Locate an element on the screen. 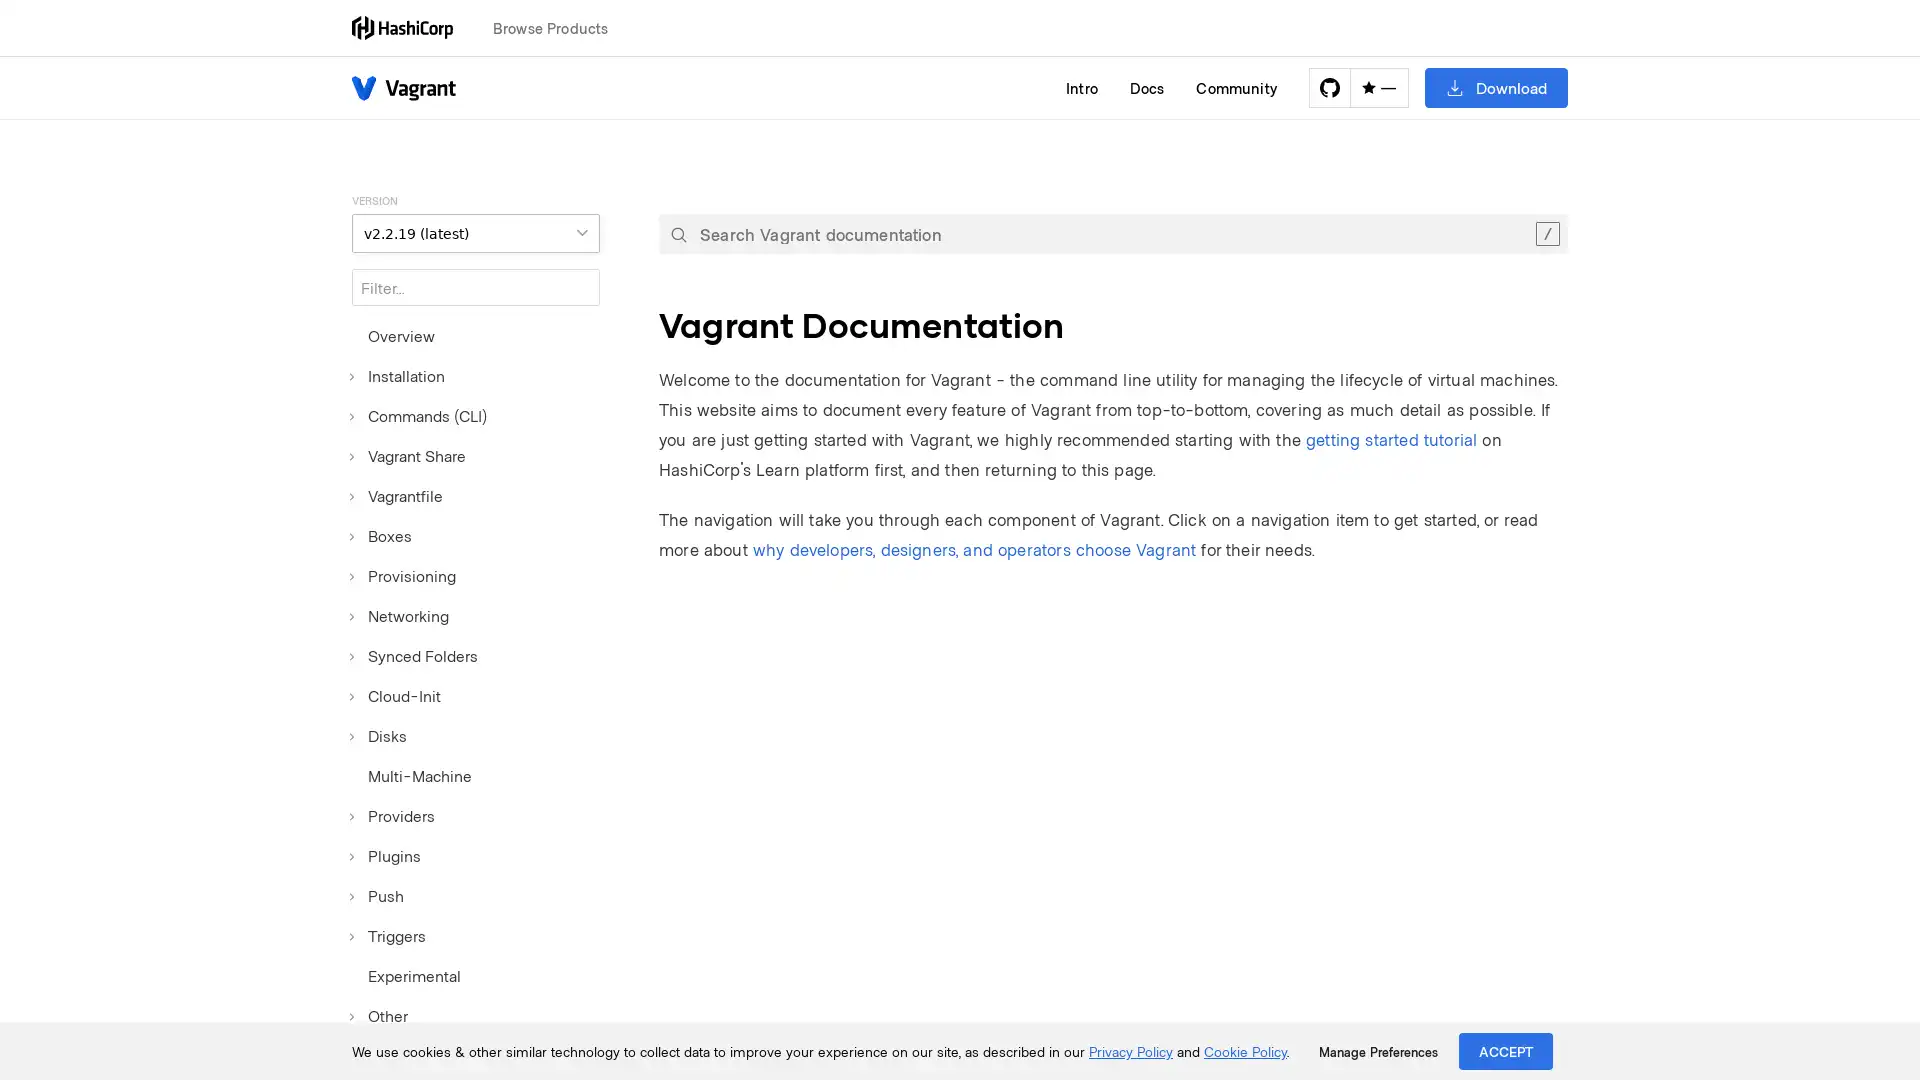 The image size is (1920, 1080). Synced Folders is located at coordinates (413, 655).